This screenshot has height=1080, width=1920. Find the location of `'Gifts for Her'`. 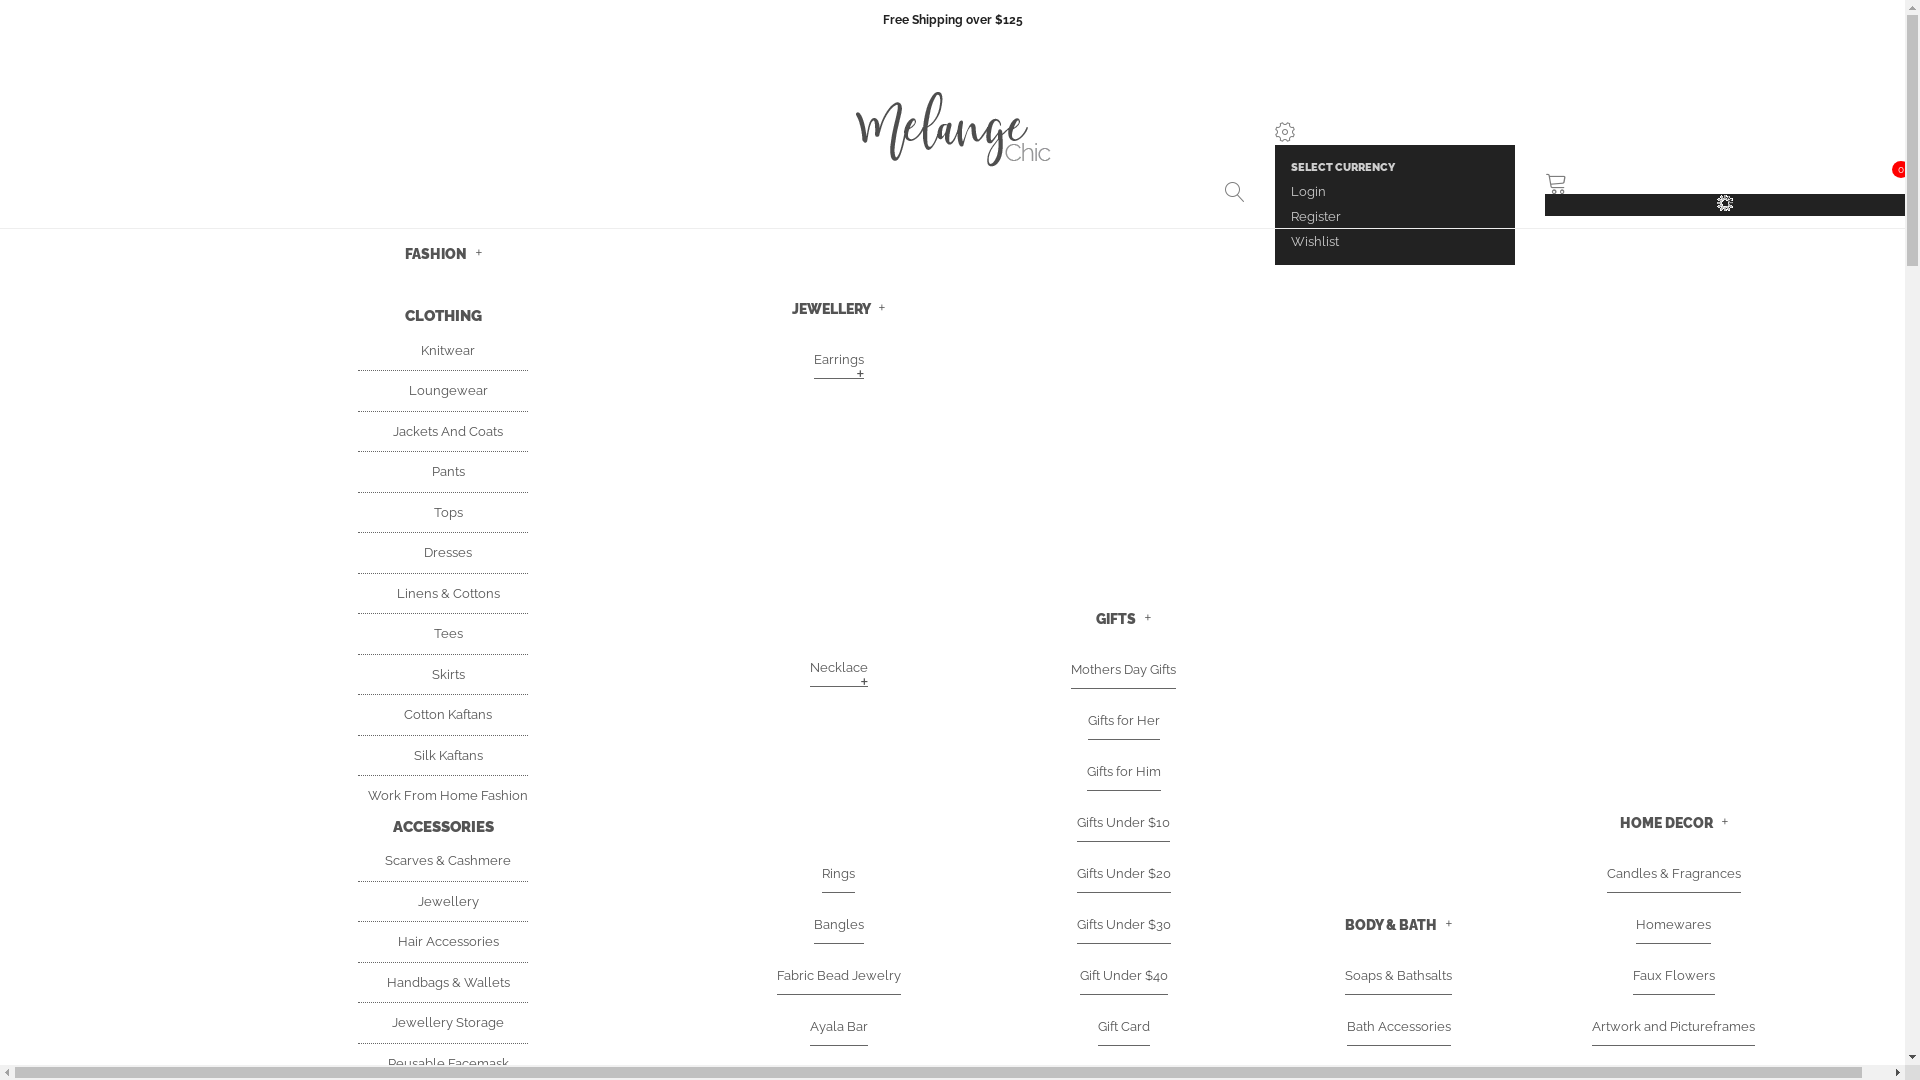

'Gifts for Her' is located at coordinates (1087, 721).